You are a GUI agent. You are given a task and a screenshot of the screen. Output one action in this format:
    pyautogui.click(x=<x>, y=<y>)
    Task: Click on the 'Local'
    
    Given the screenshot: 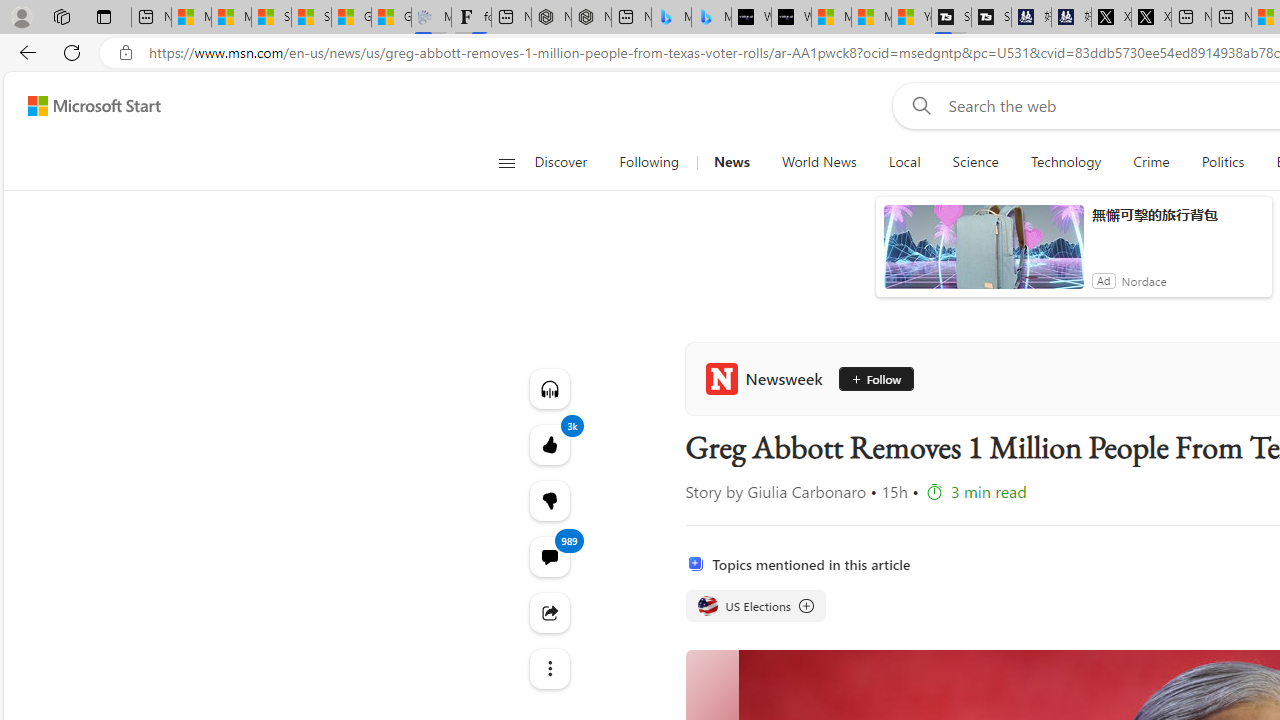 What is the action you would take?
    pyautogui.click(x=903, y=162)
    